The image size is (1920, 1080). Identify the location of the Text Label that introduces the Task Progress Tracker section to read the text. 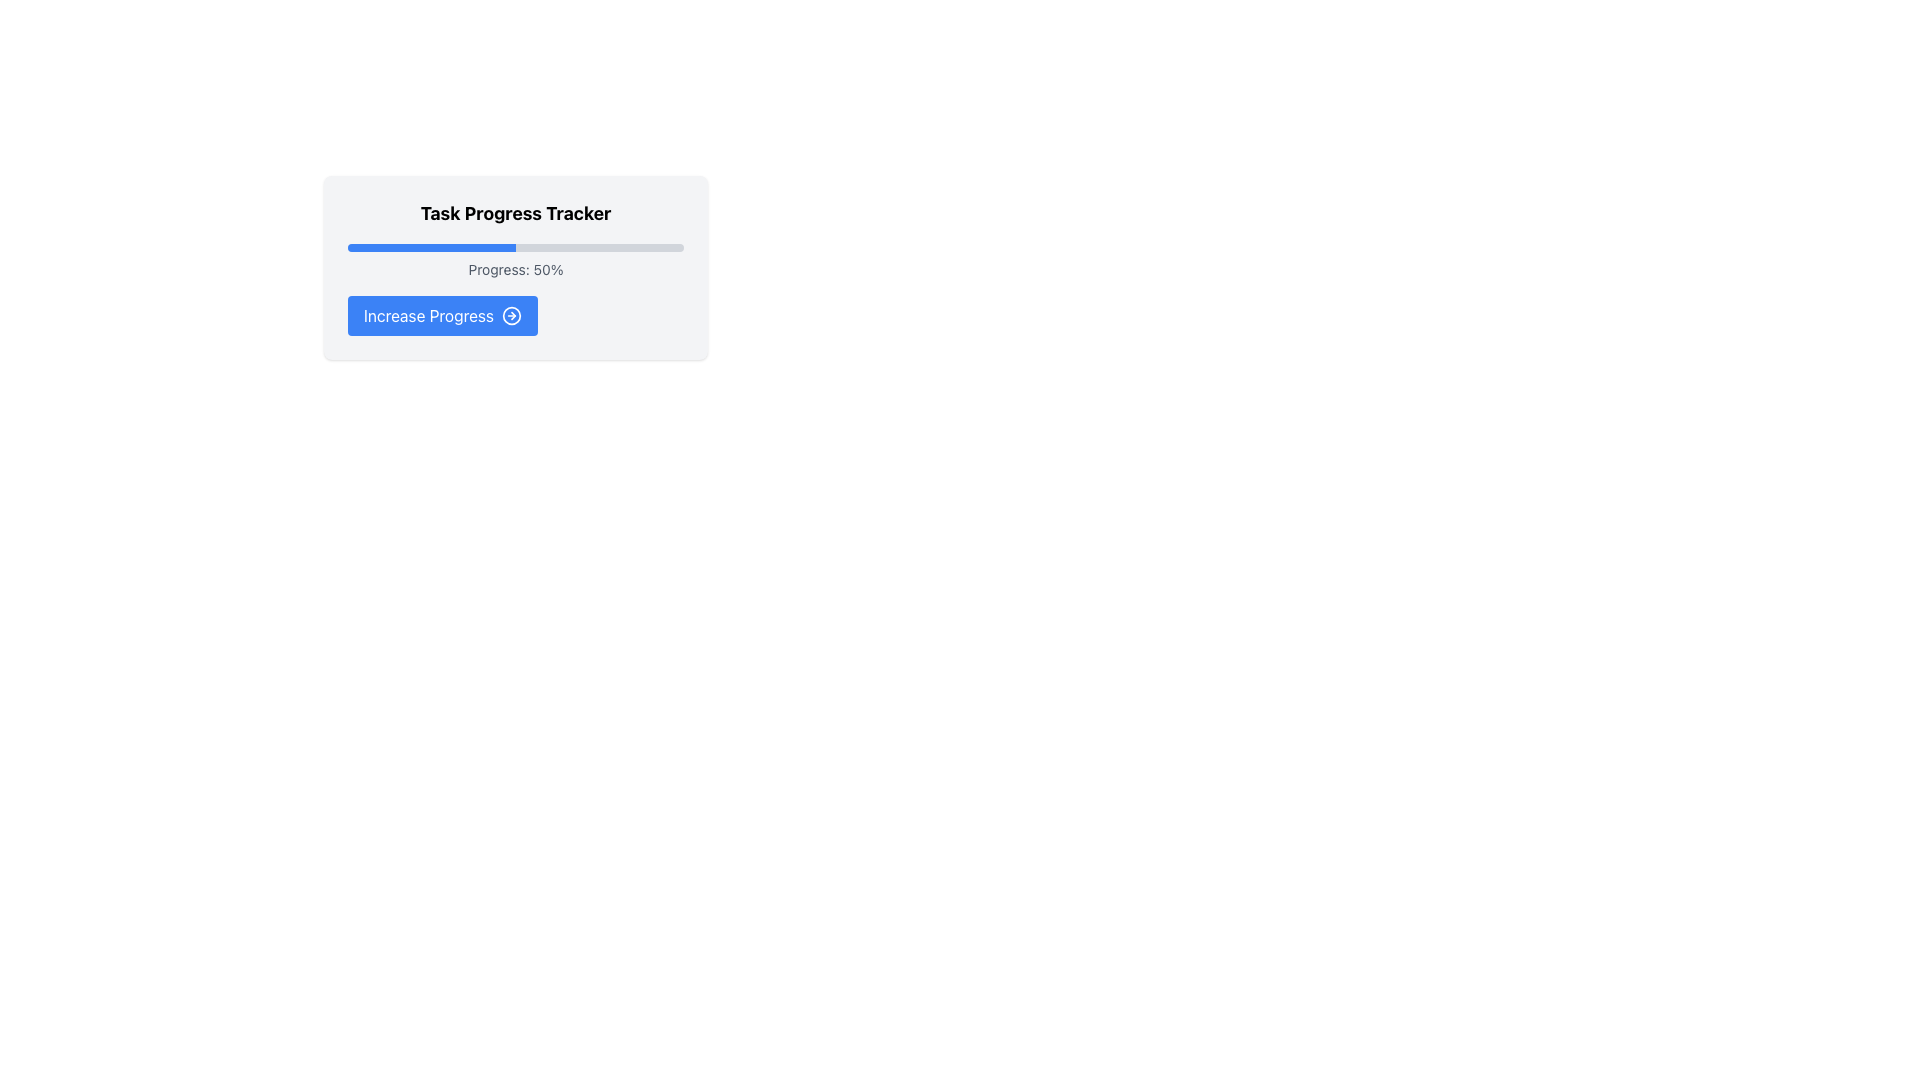
(515, 213).